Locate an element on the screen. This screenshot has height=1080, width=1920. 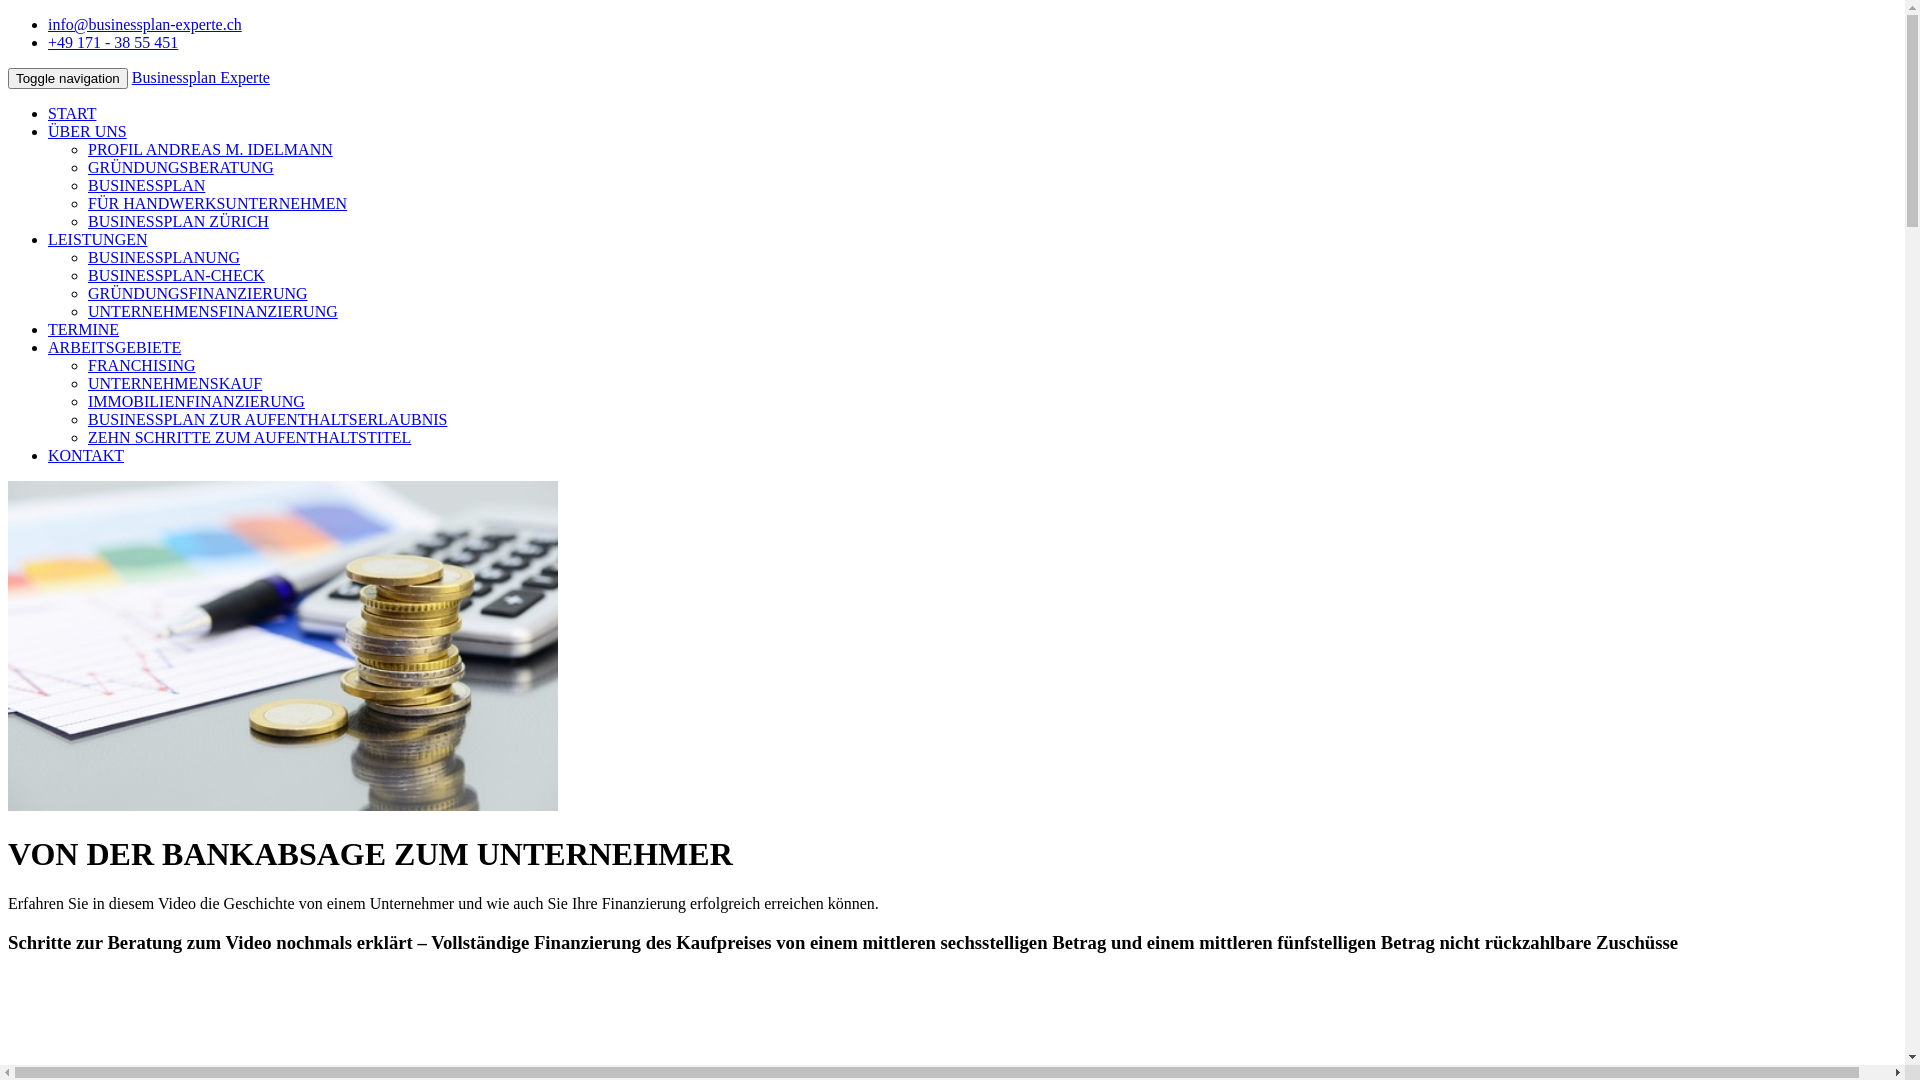
'+49 171 - 38 55 451' is located at coordinates (112, 42).